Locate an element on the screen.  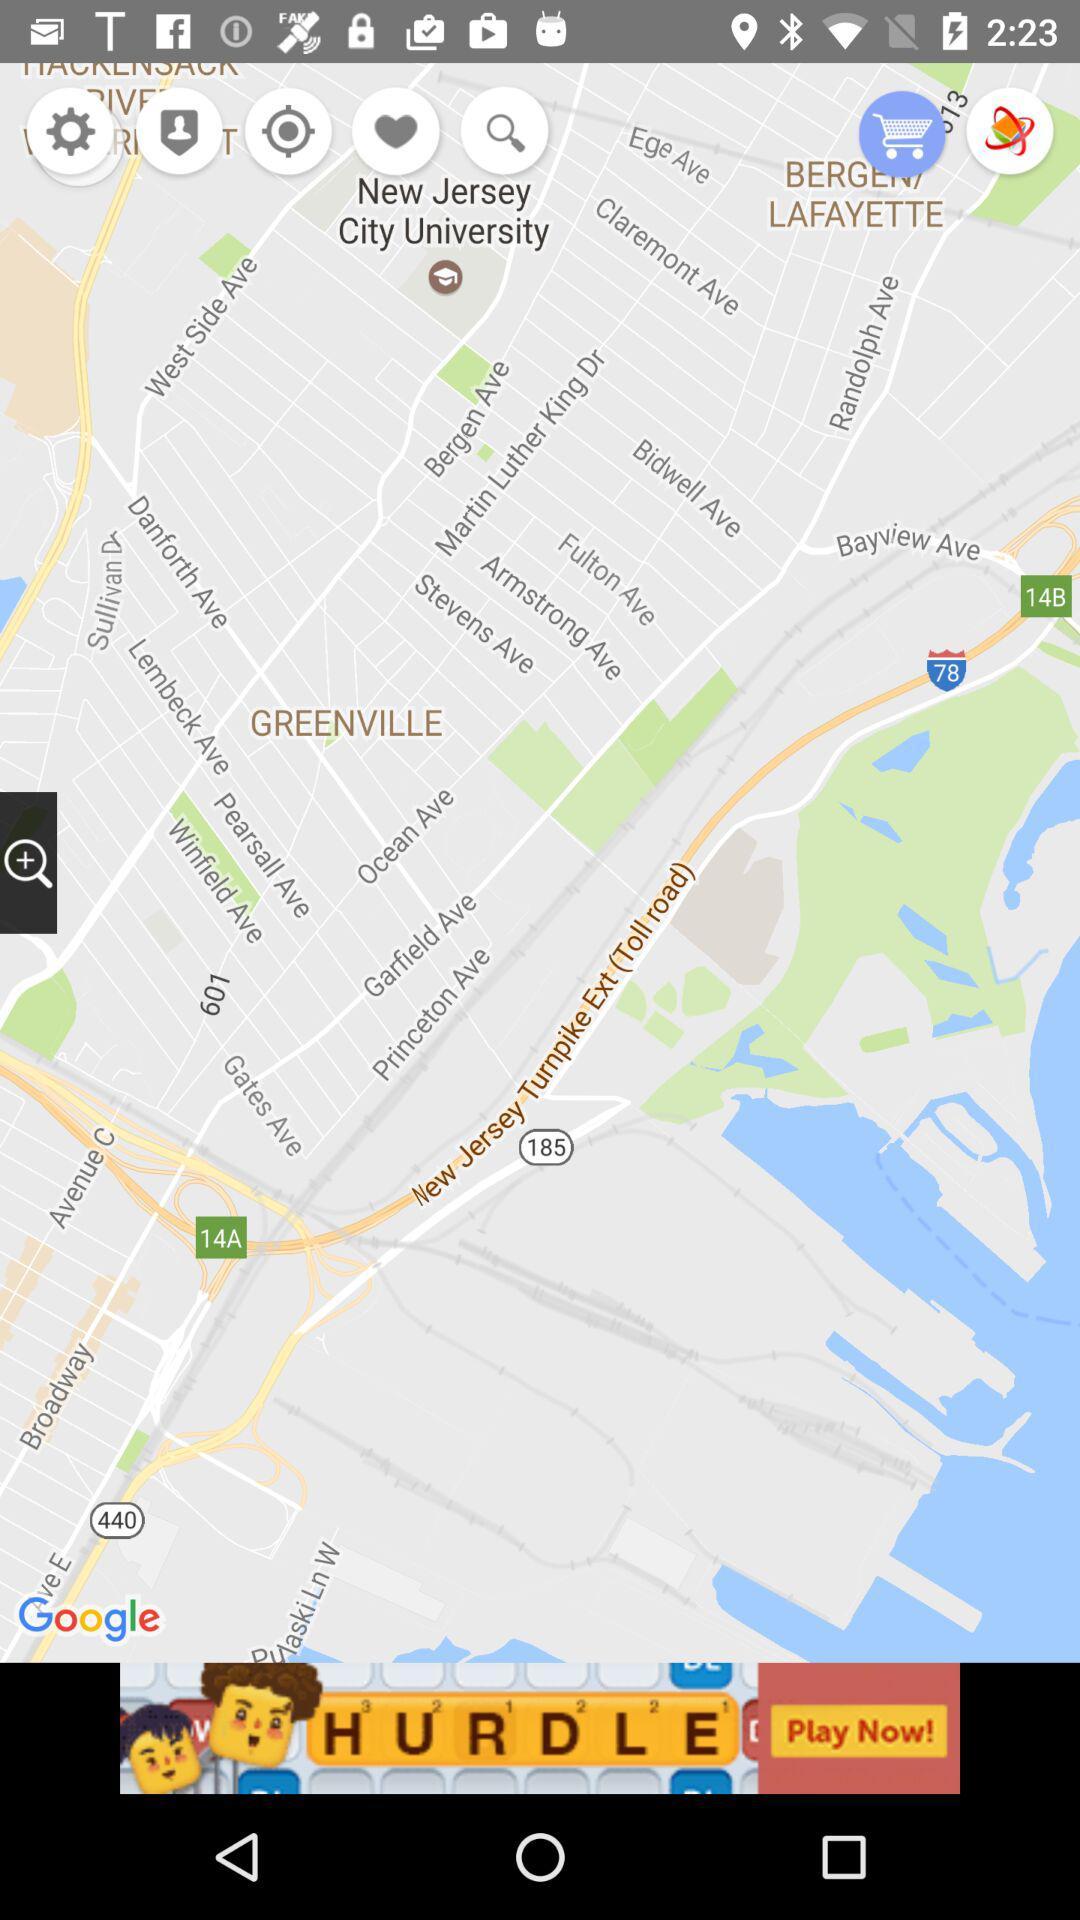
search is located at coordinates (499, 132).